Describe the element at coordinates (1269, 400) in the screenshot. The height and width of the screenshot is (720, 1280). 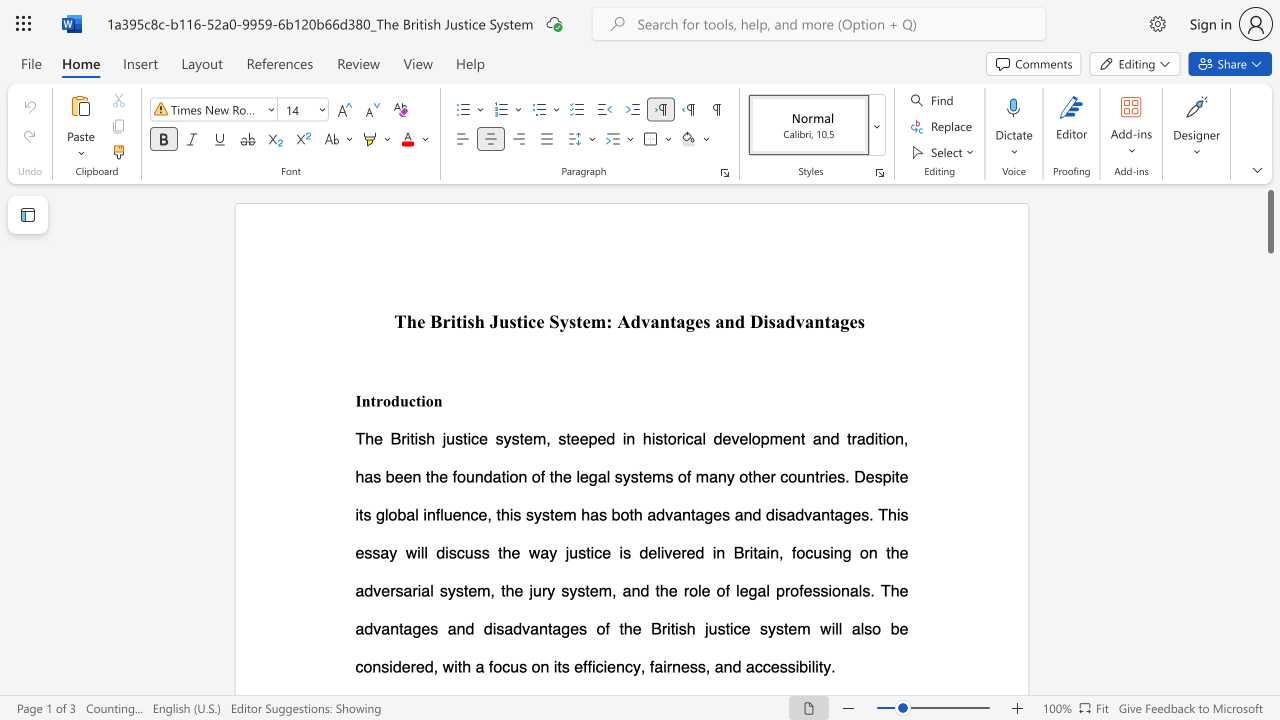
I see `the scrollbar on the side` at that location.